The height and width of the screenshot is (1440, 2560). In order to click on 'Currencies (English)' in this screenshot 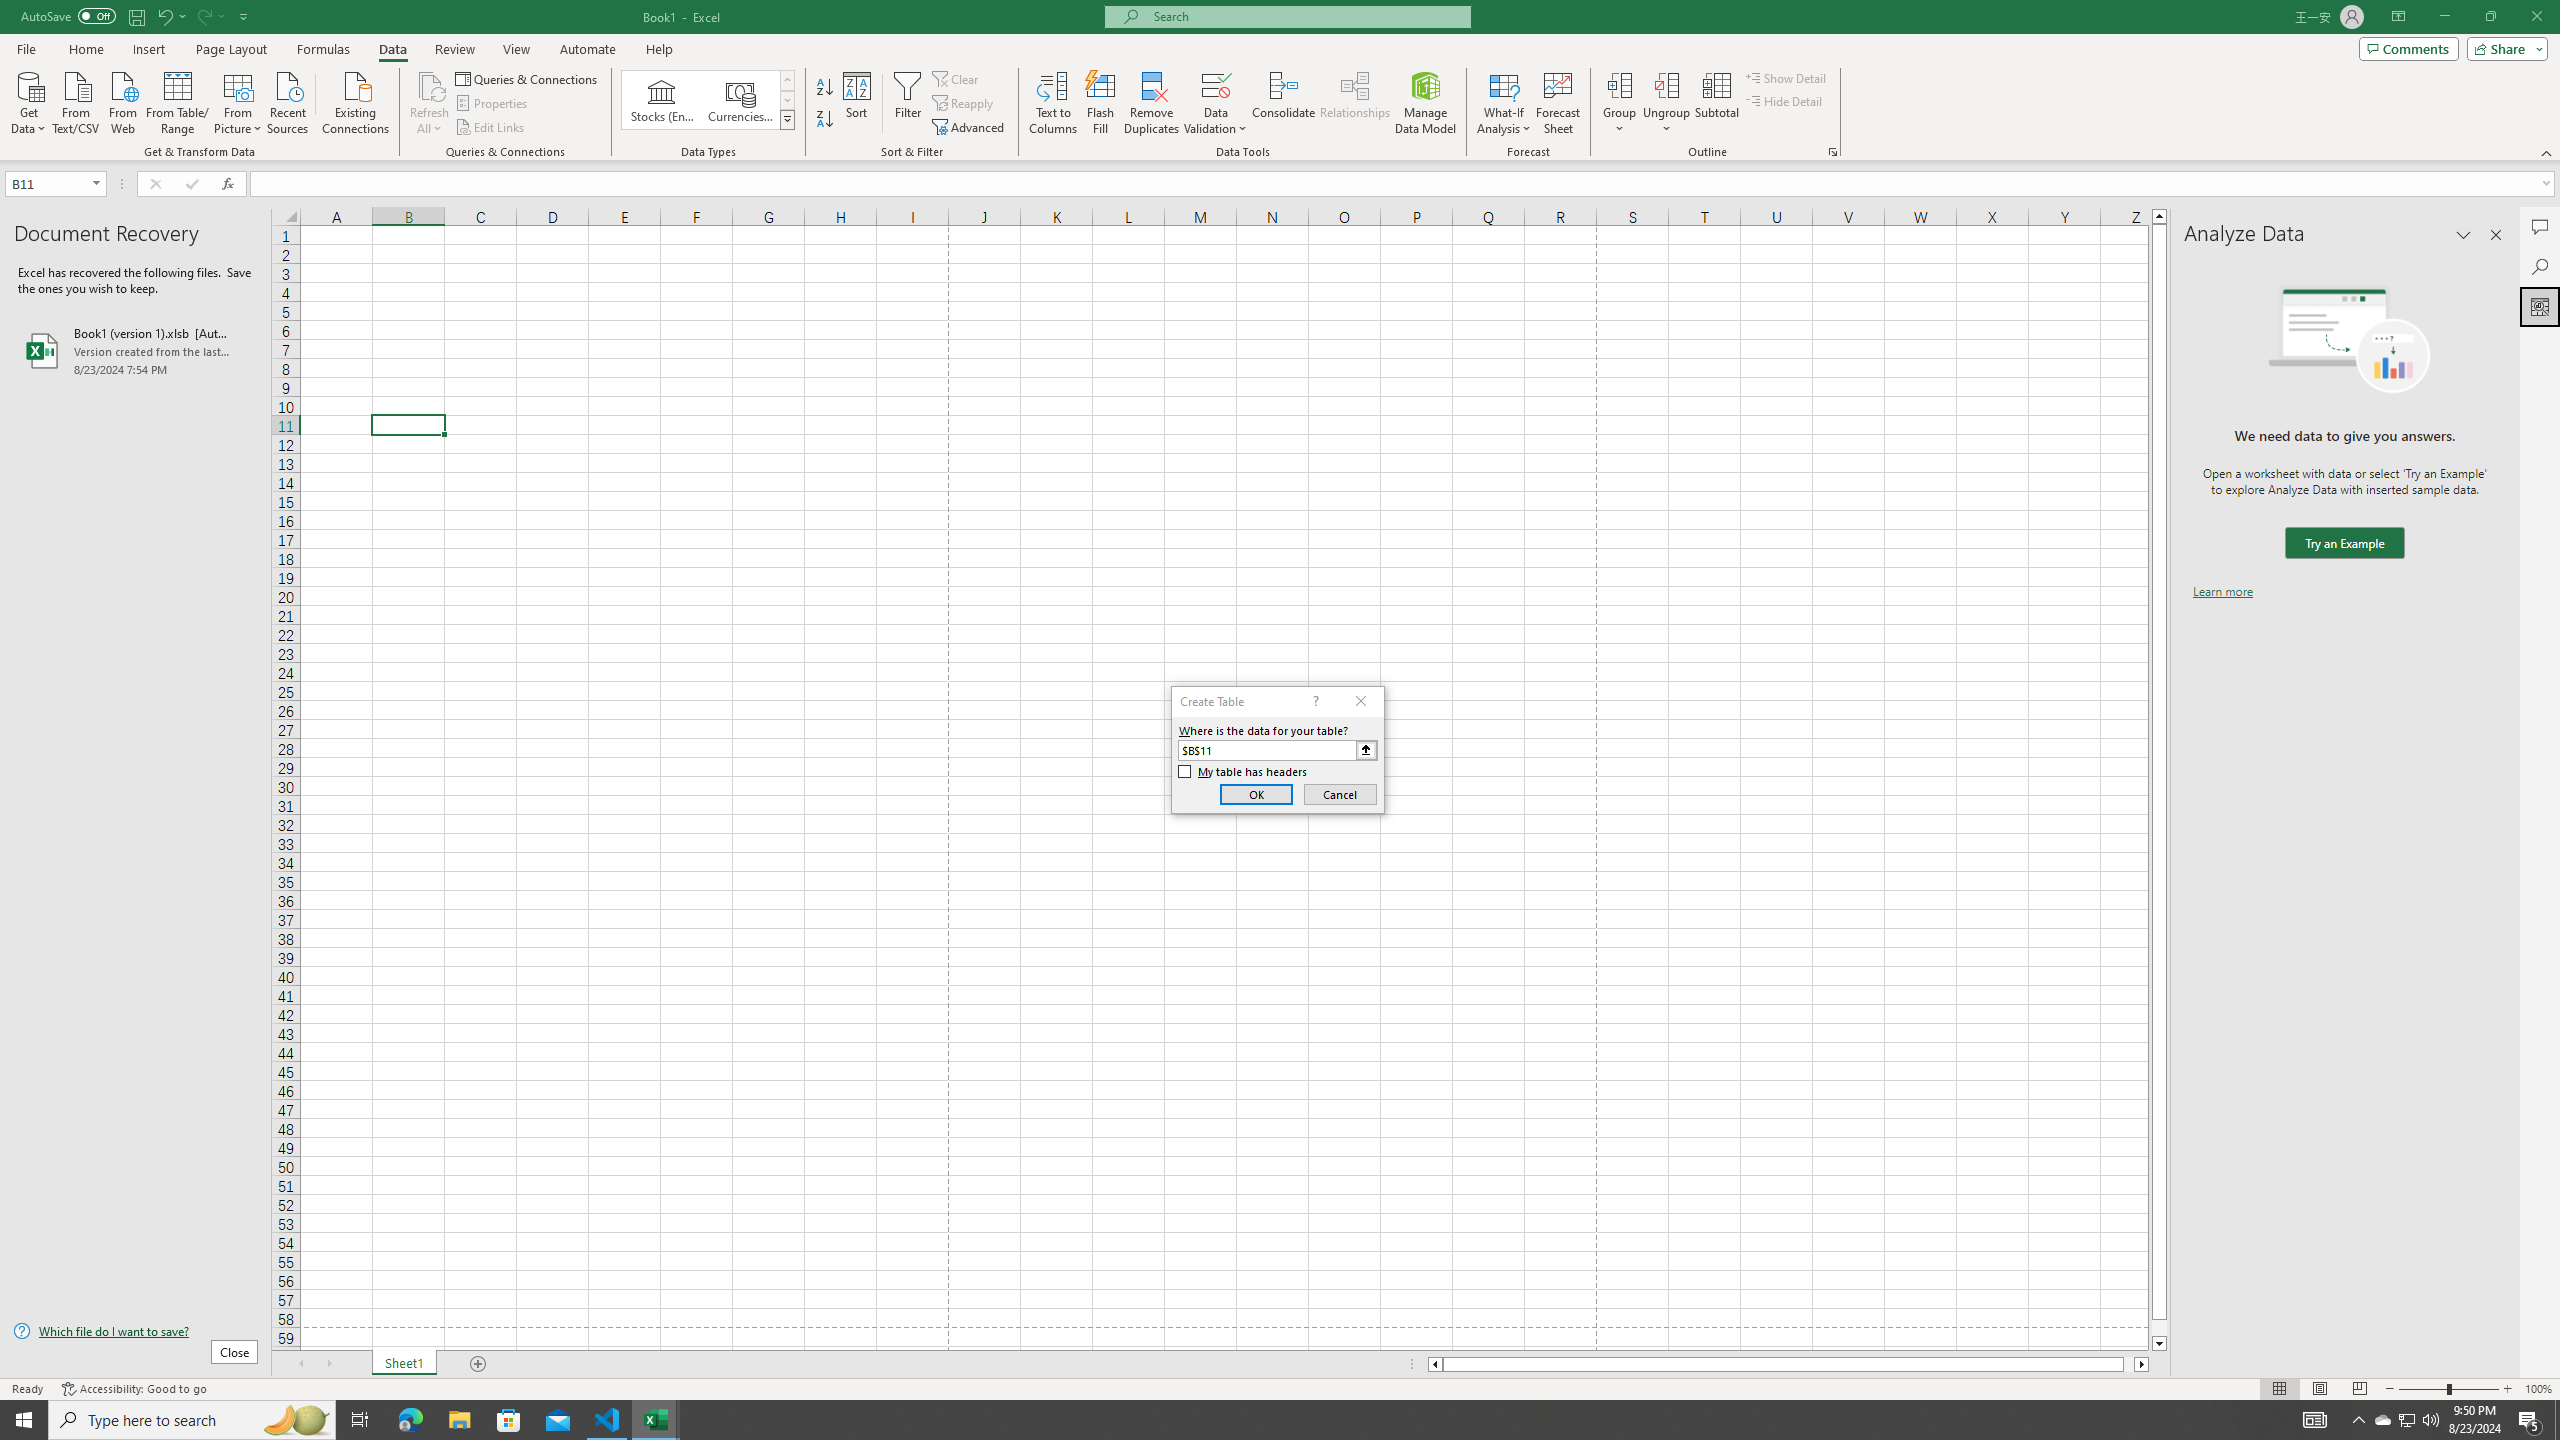, I will do `click(738, 99)`.